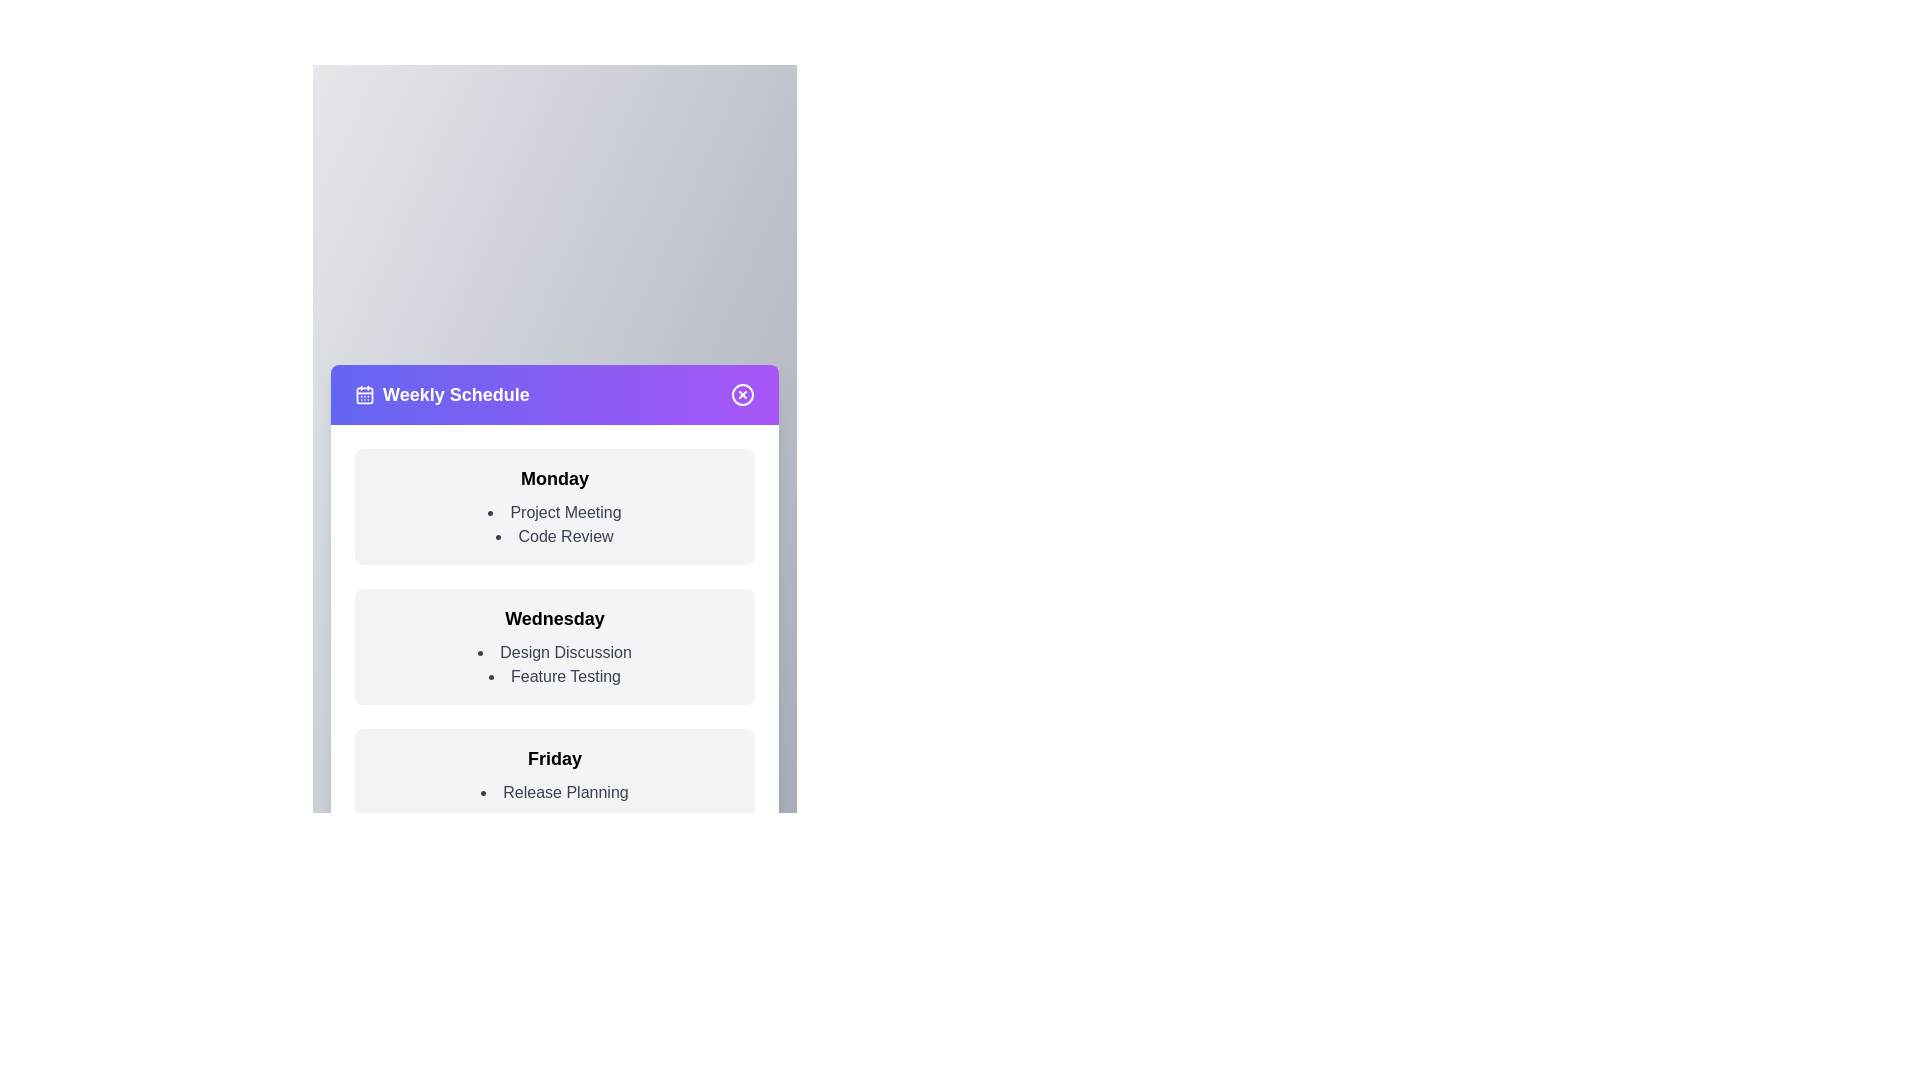 This screenshot has height=1080, width=1920. What do you see at coordinates (364, 394) in the screenshot?
I see `the calendar icon next to the Weekly Schedule title` at bounding box center [364, 394].